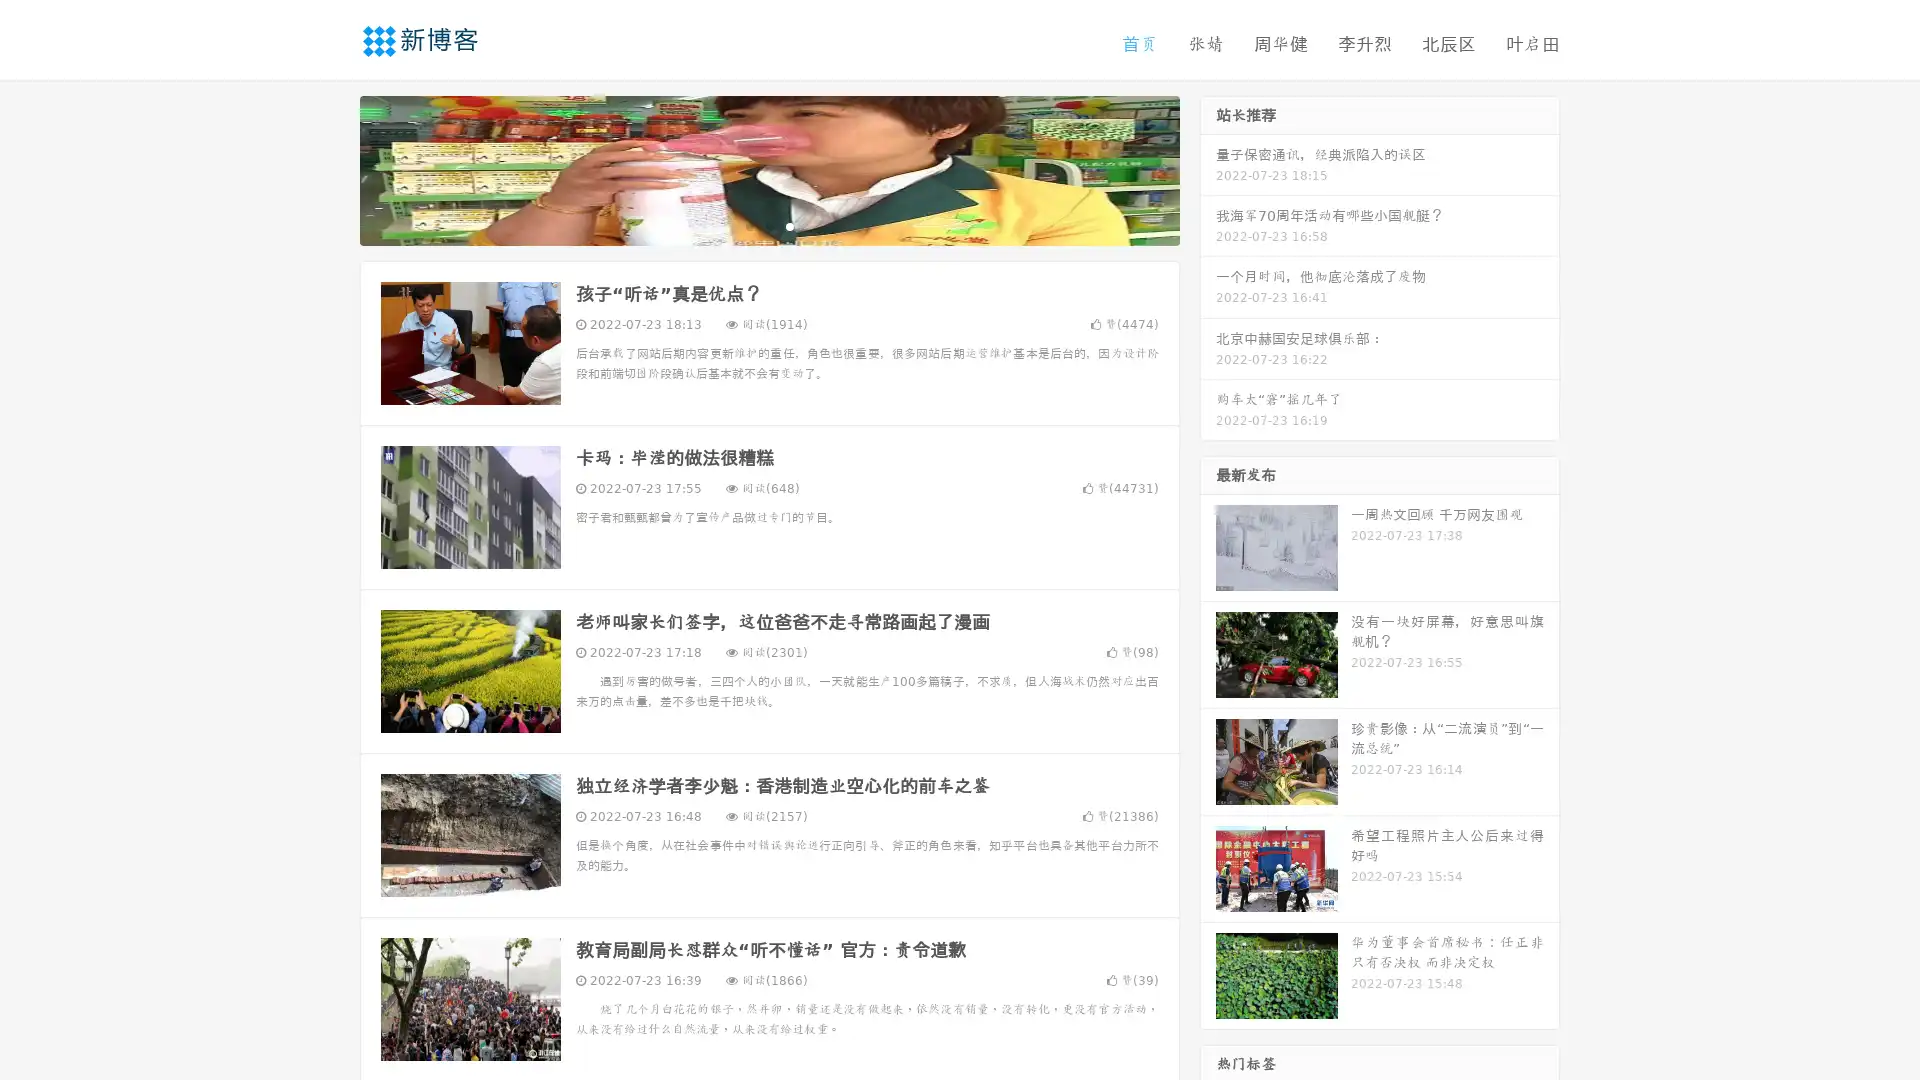 This screenshot has width=1920, height=1080. Describe the element at coordinates (789, 225) in the screenshot. I see `Go to slide 3` at that location.